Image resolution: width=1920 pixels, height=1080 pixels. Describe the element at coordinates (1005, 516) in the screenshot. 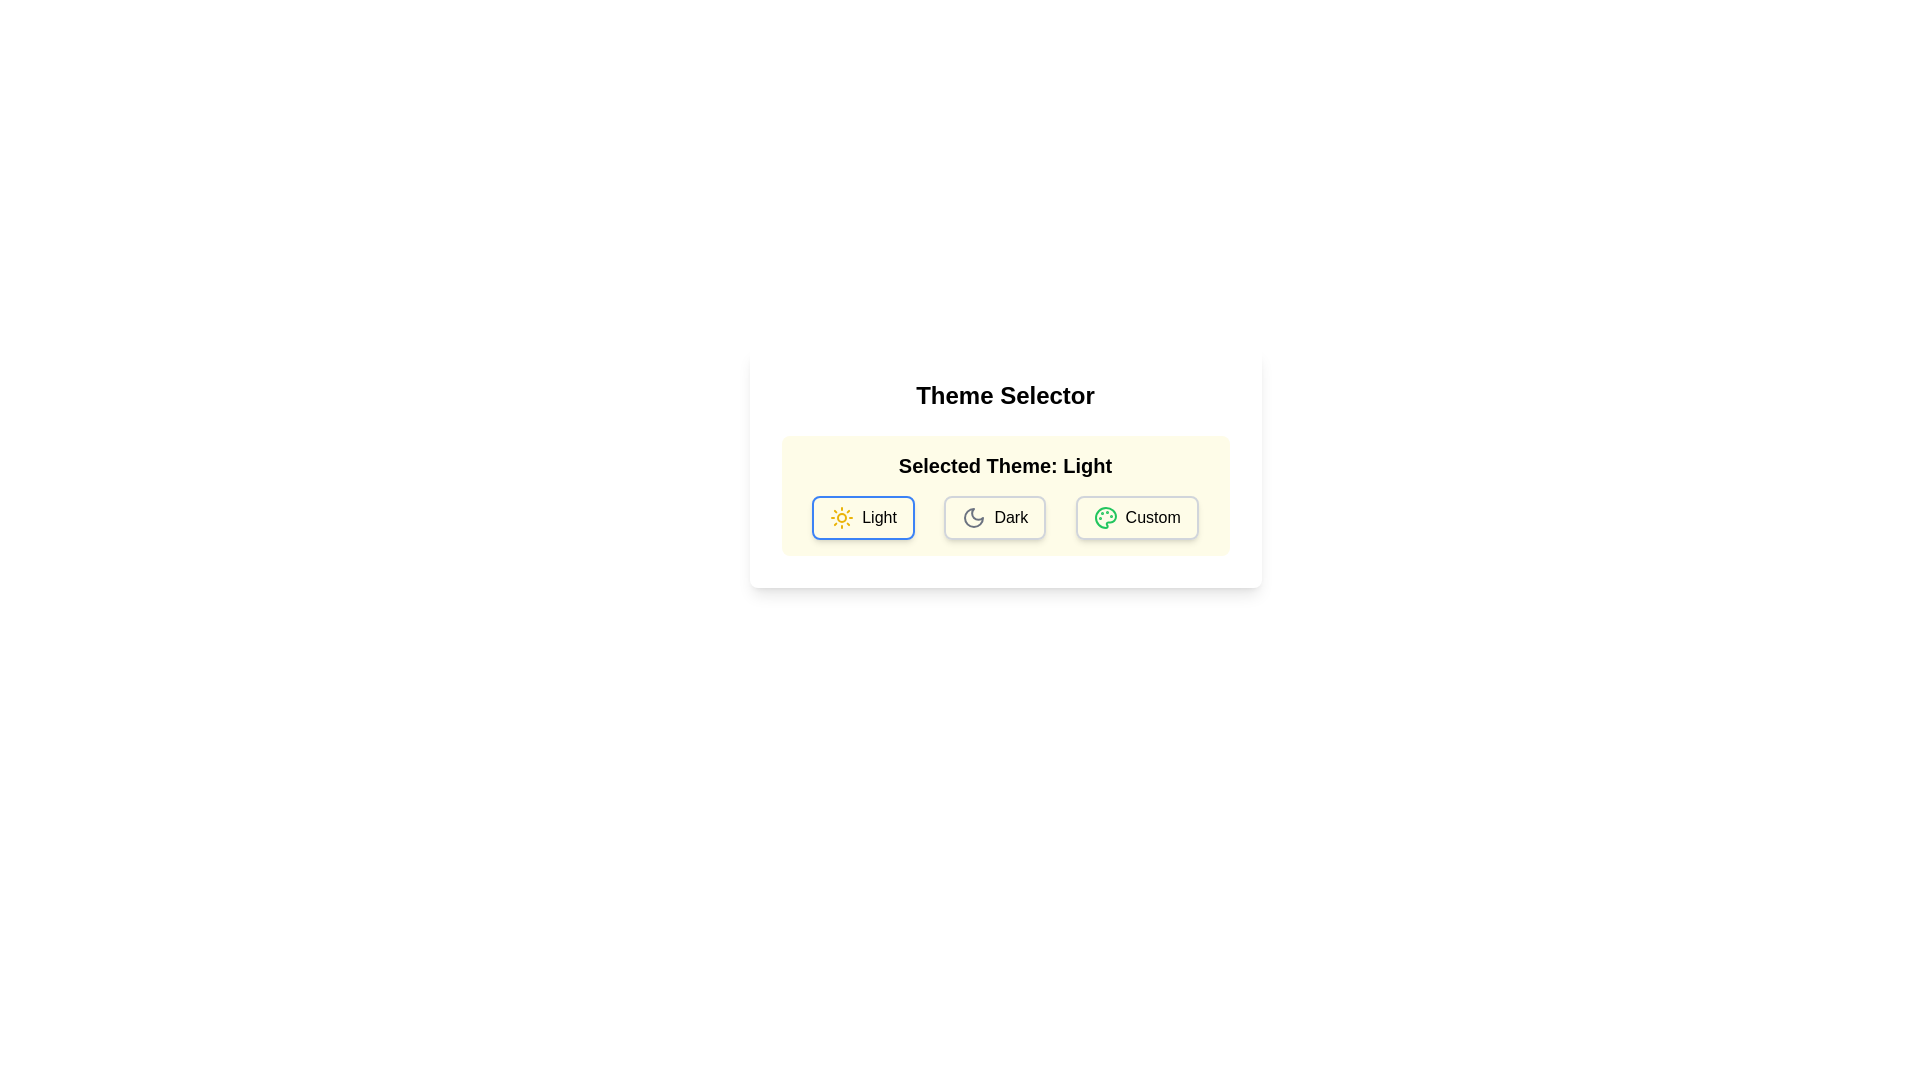

I see `the 'Dark' button located under the title 'Selected Theme: Light'` at that location.